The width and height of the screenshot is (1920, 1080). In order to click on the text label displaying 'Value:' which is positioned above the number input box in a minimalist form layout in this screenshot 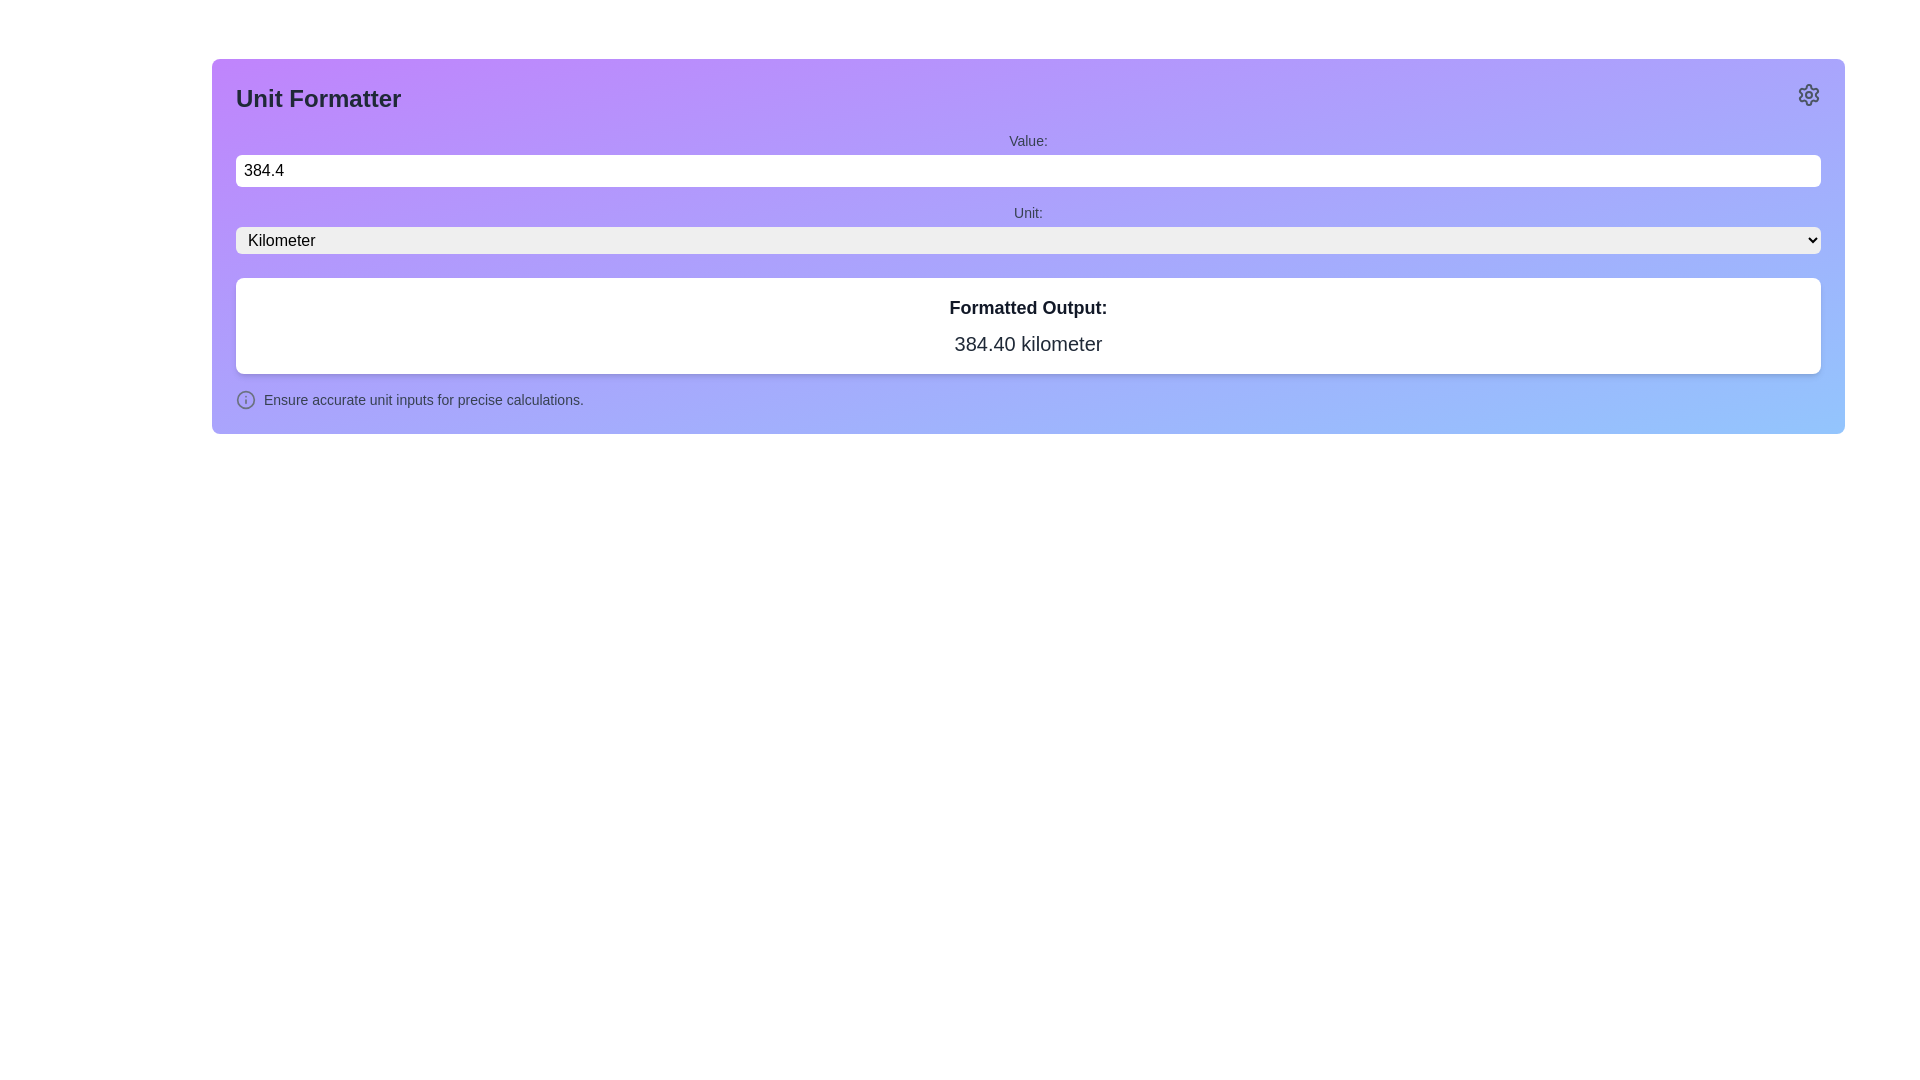, I will do `click(1028, 140)`.